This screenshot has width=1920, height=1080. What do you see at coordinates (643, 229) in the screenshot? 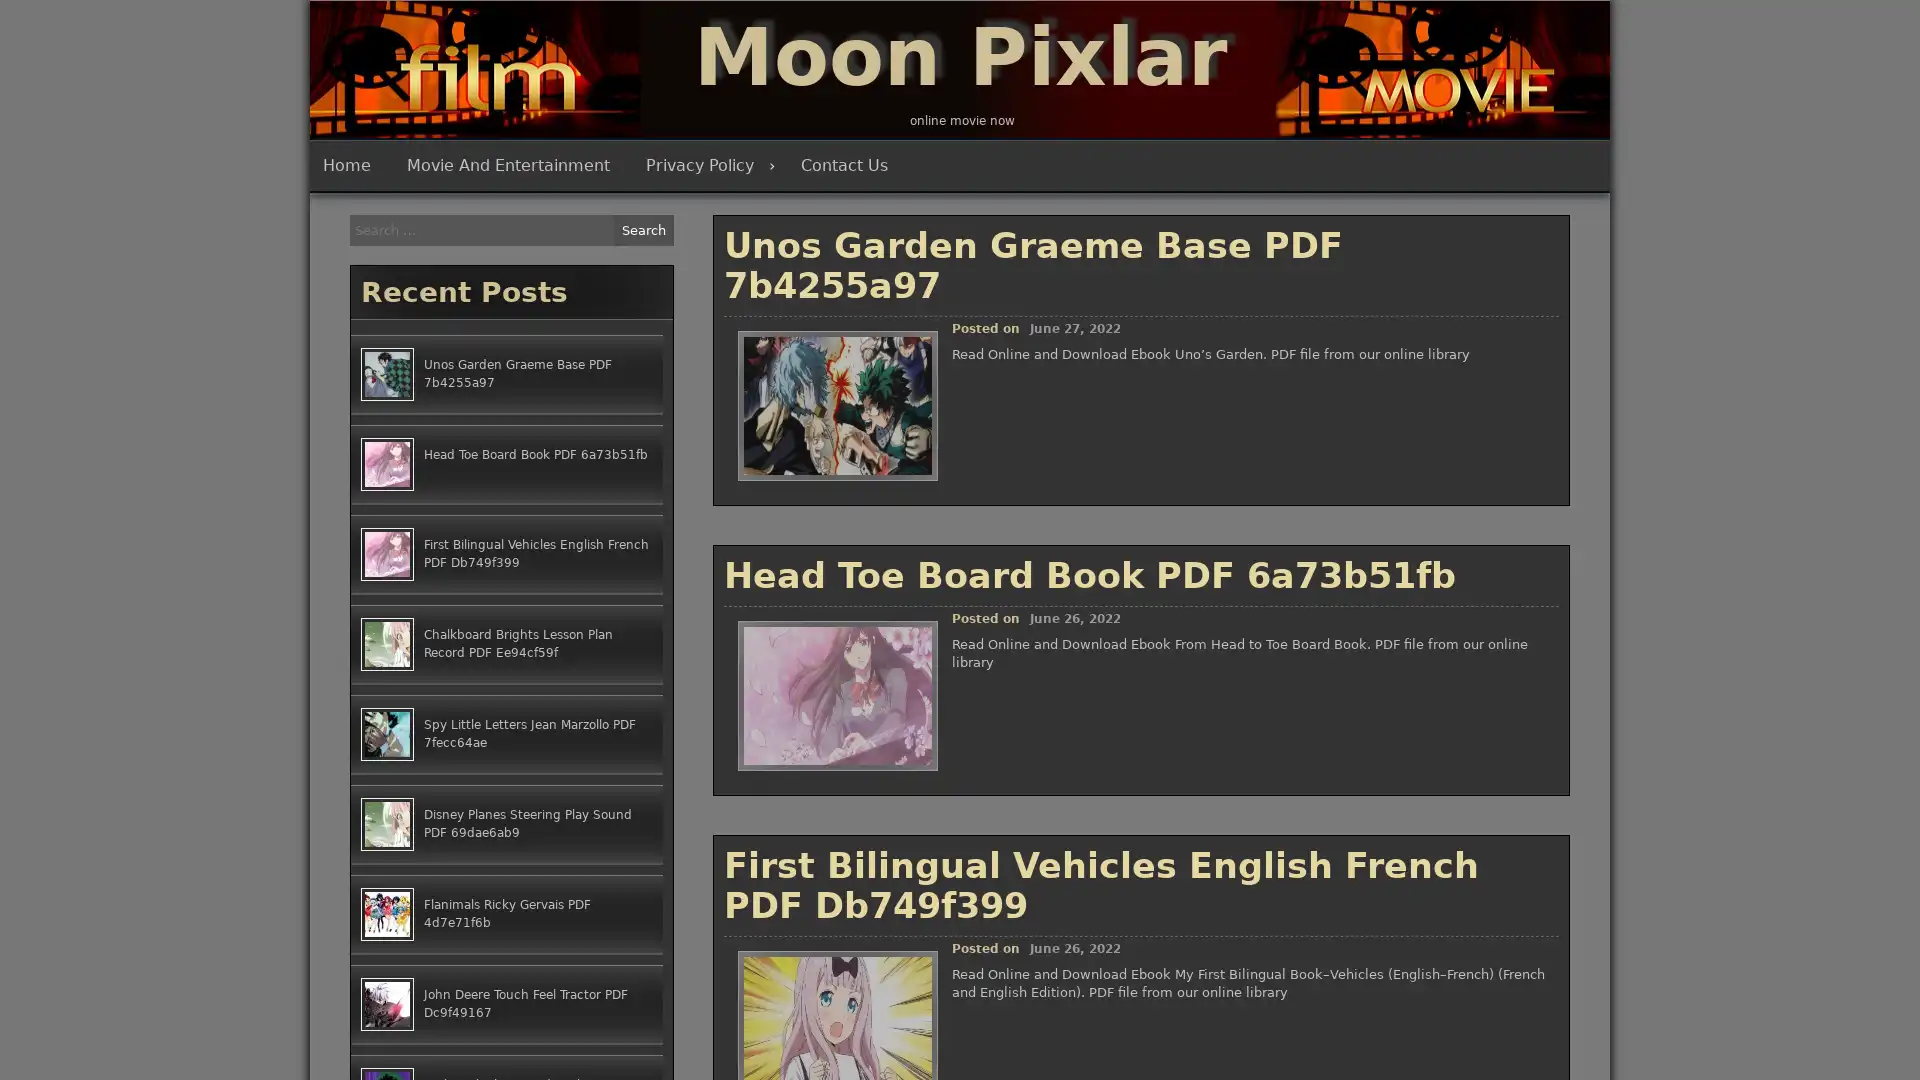
I see `Search` at bounding box center [643, 229].